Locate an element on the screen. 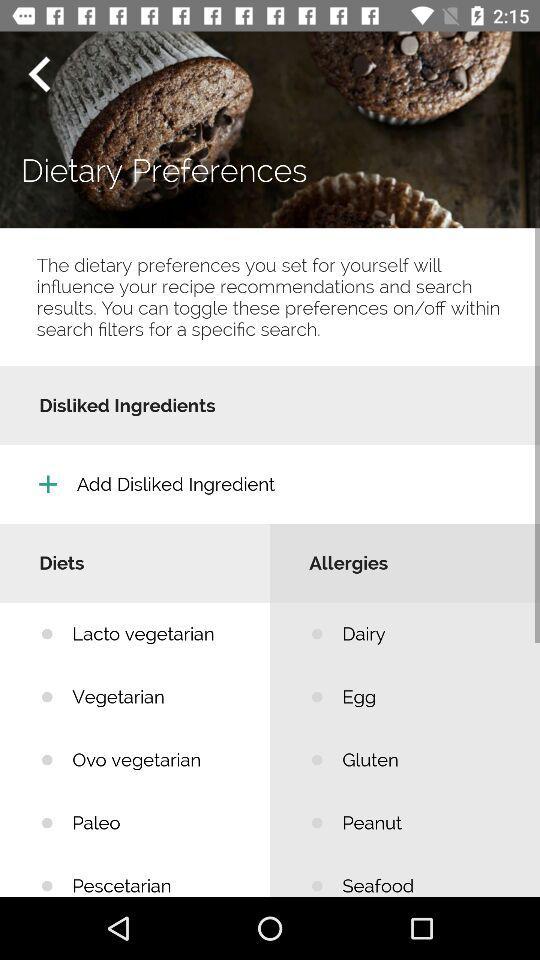 The height and width of the screenshot is (960, 540). the icon above the the dietary preferences item is located at coordinates (38, 74).